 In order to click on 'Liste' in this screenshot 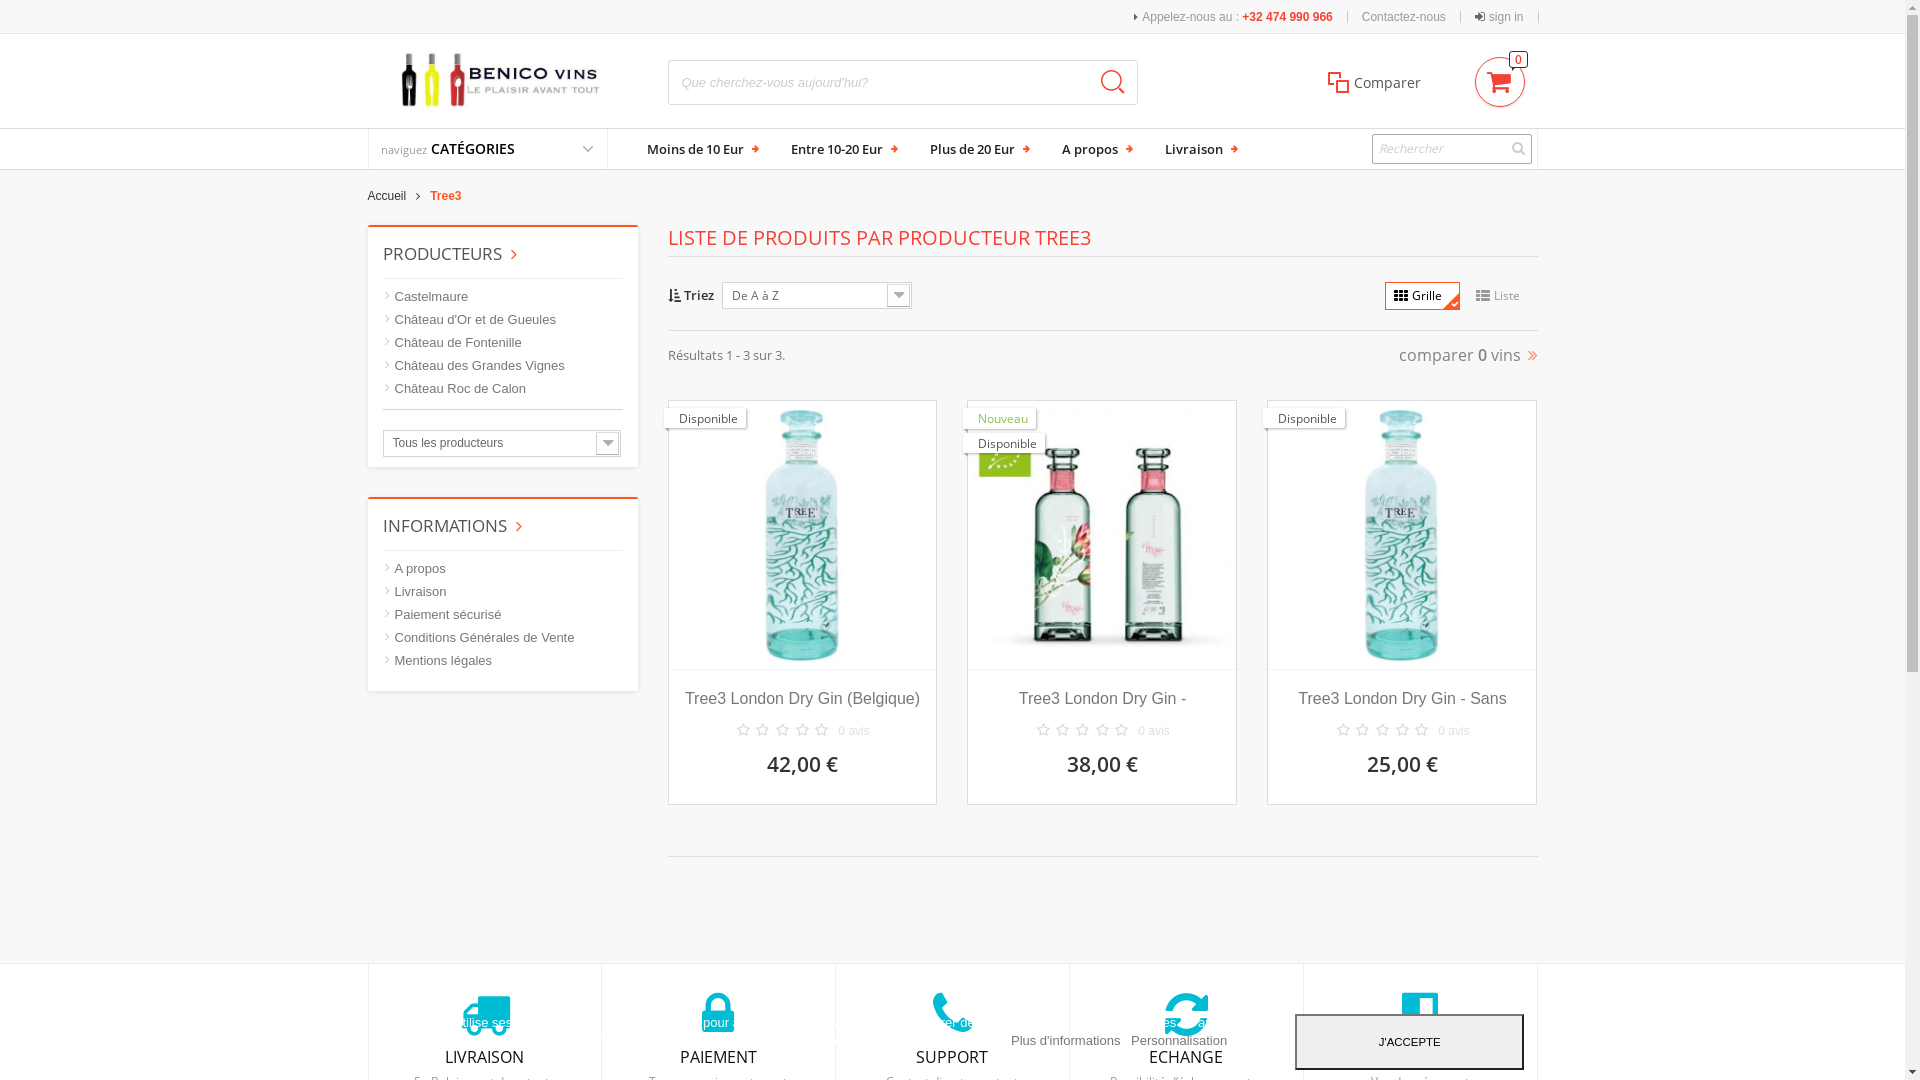, I will do `click(1501, 296)`.